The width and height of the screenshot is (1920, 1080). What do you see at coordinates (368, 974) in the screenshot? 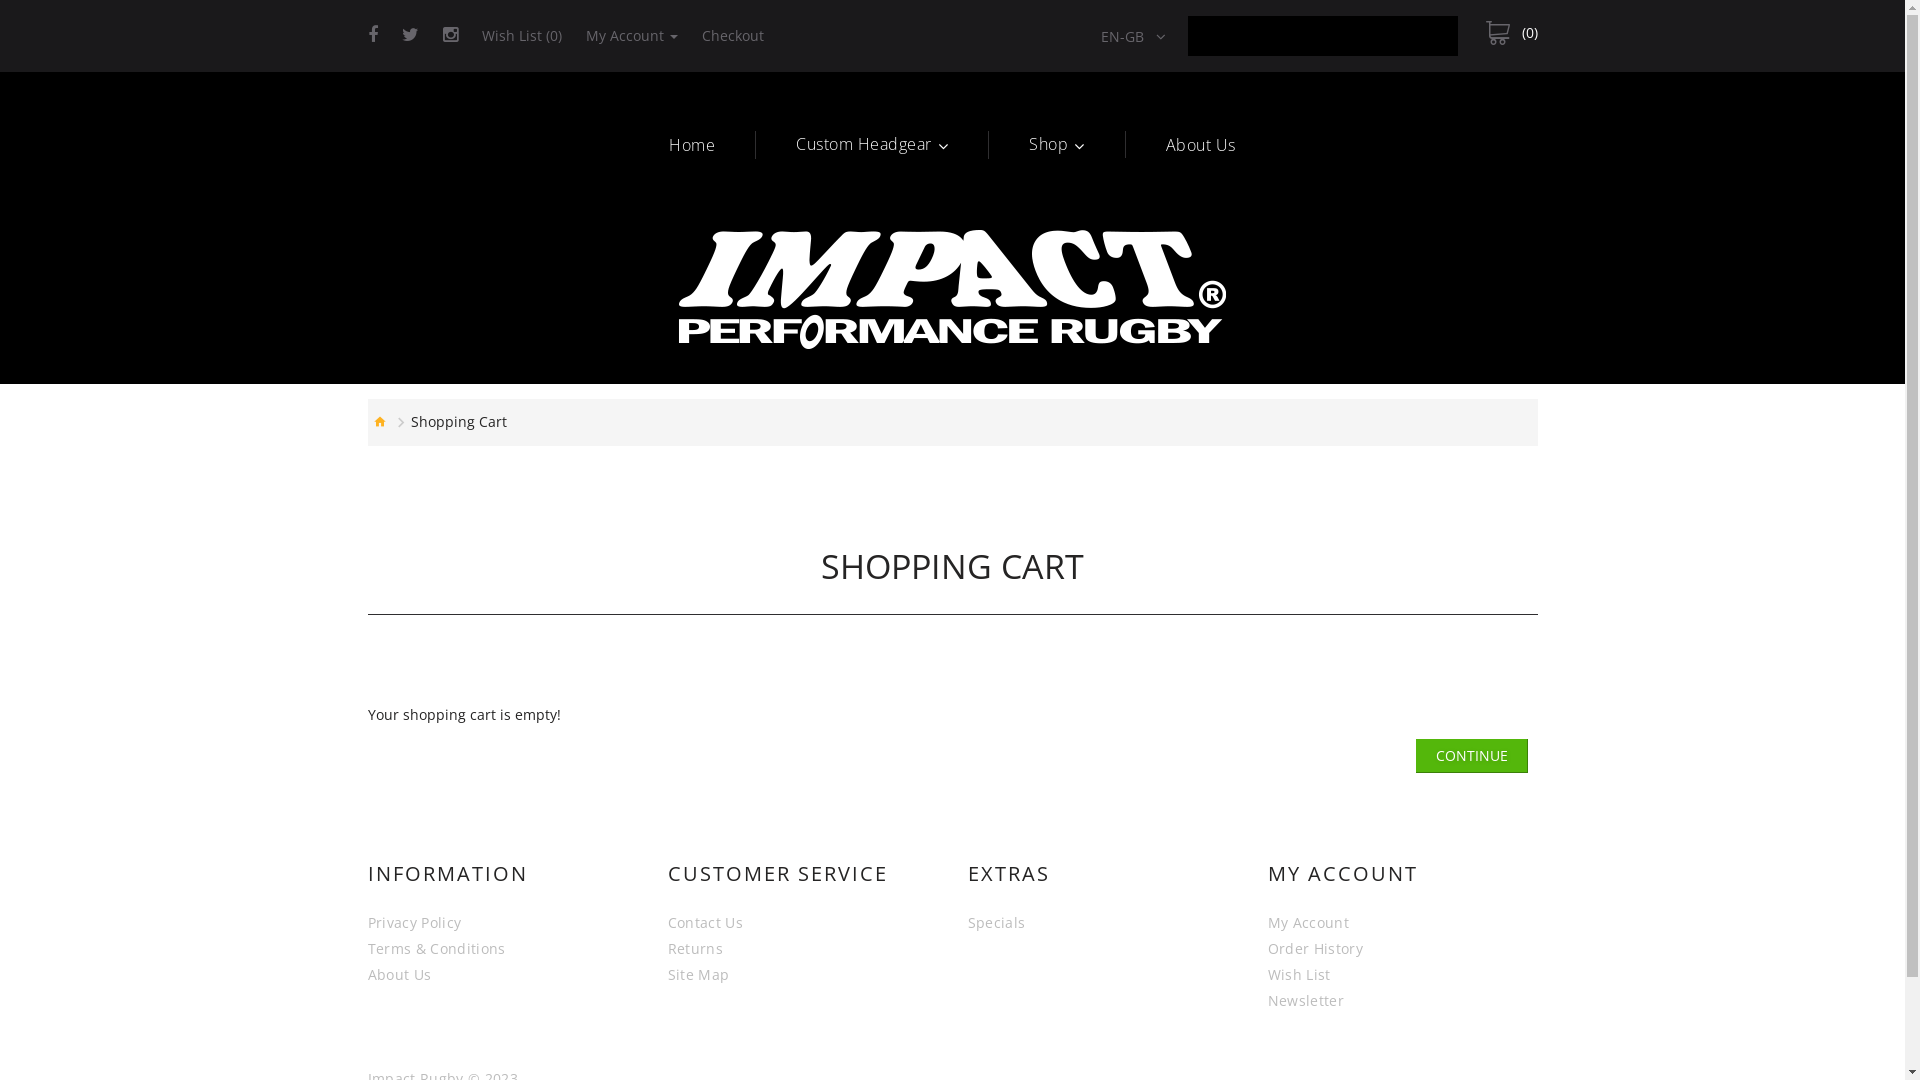
I see `'About Us'` at bounding box center [368, 974].